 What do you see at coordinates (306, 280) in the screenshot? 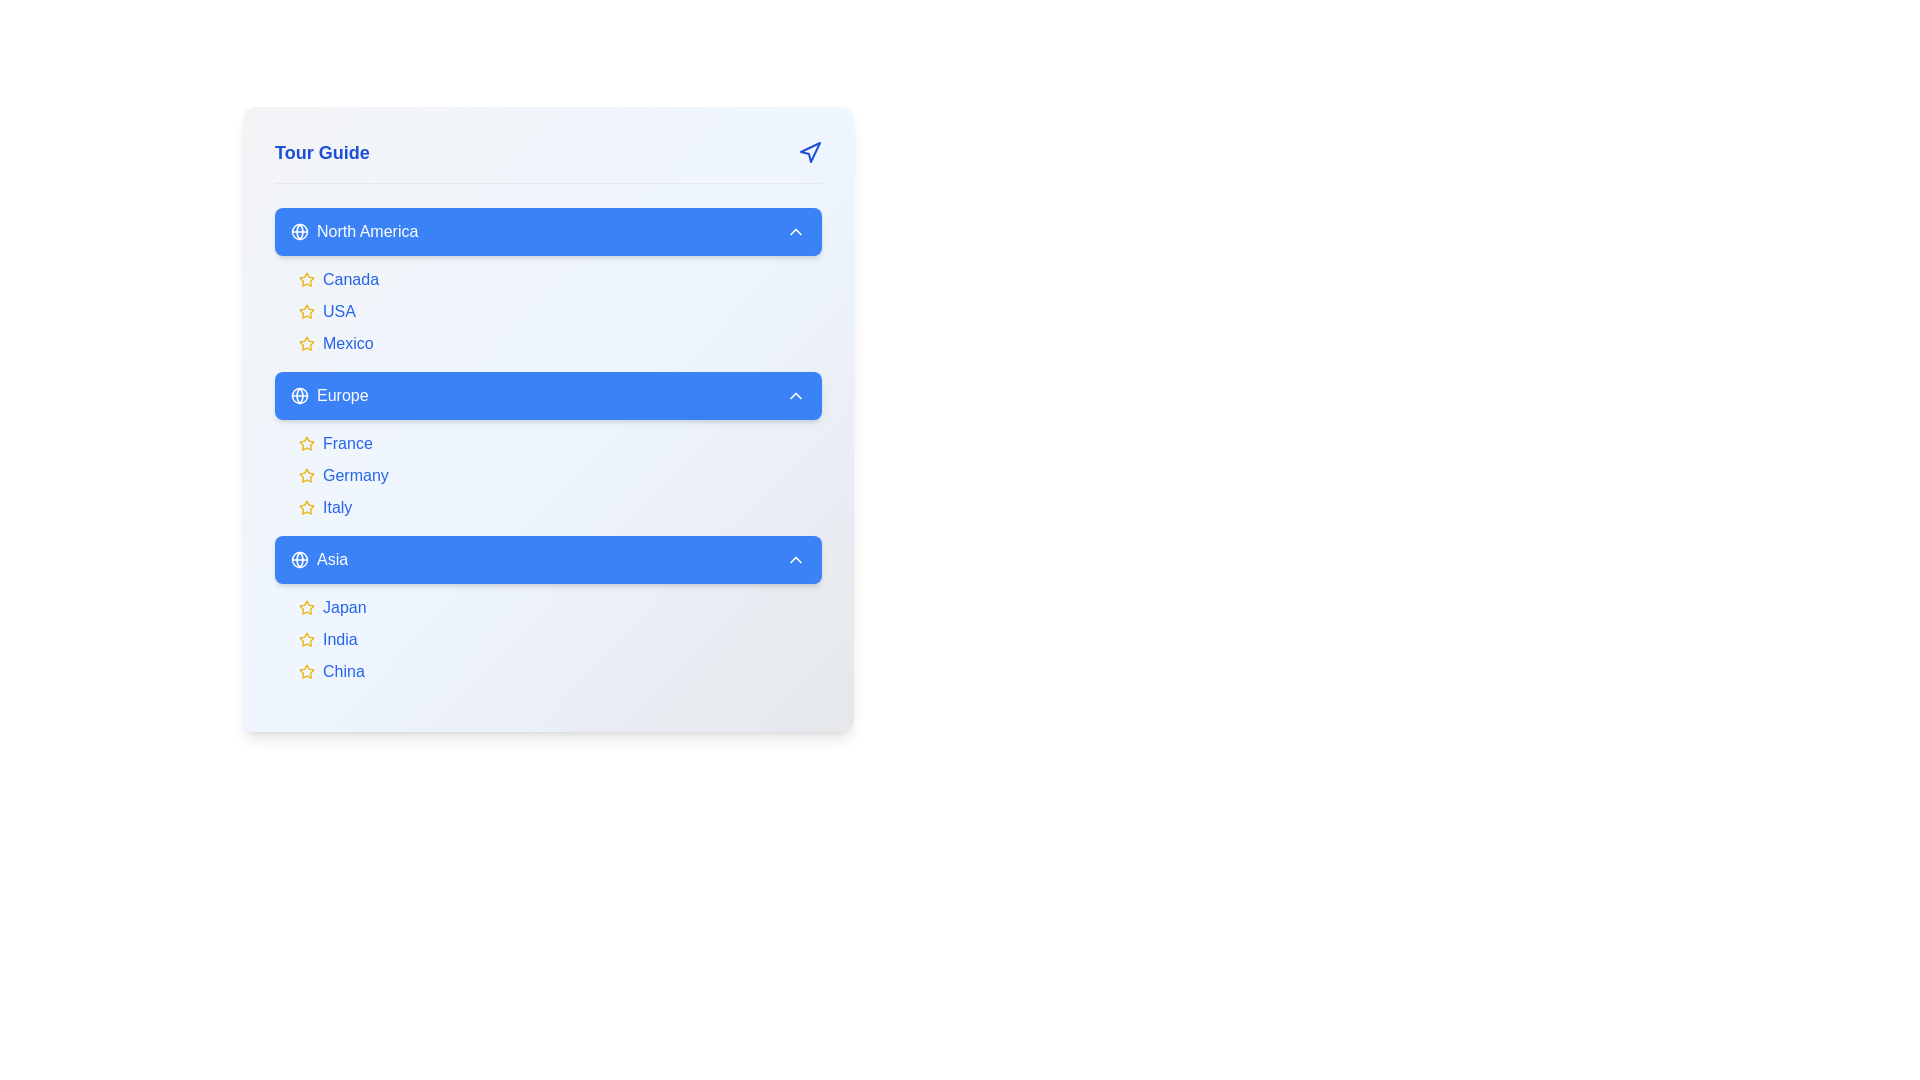
I see `the yellow star icon next to the 'Canada' label` at bounding box center [306, 280].